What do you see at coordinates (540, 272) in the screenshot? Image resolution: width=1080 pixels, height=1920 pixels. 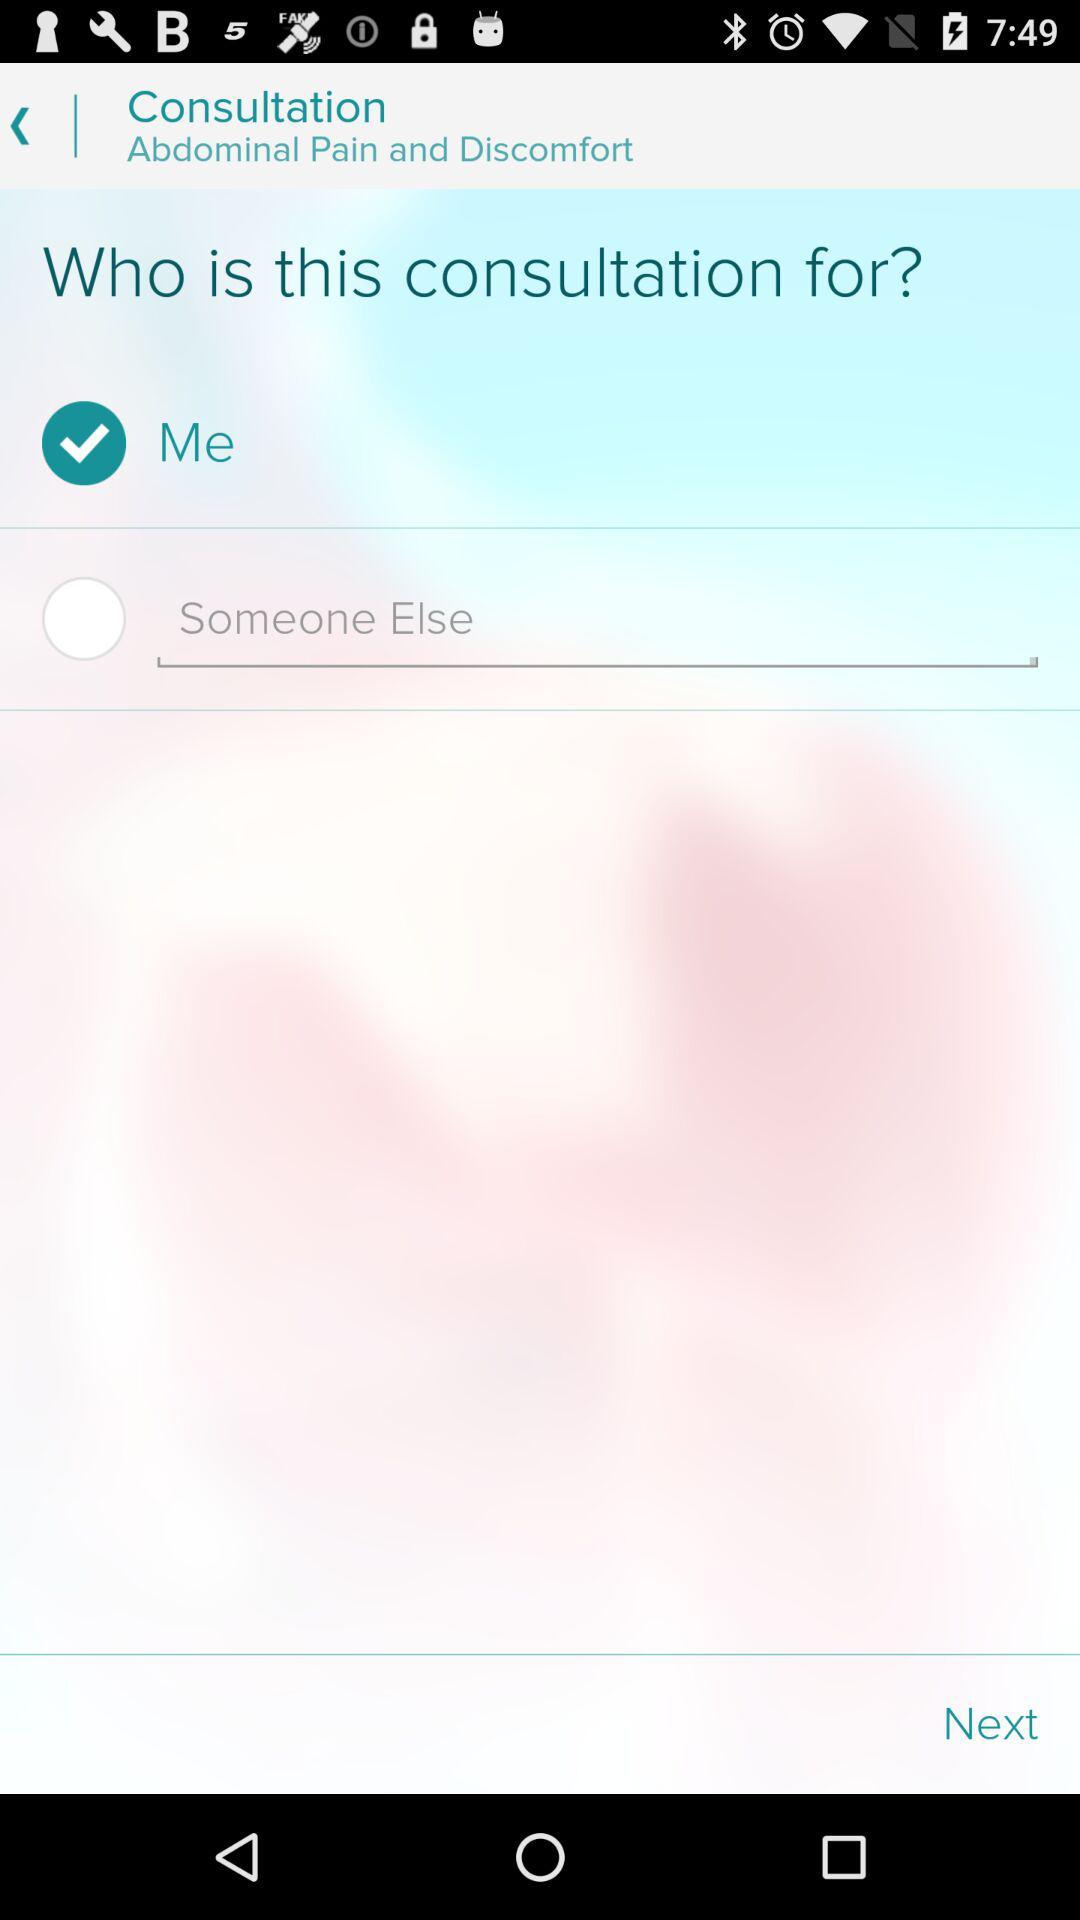 I see `icon above me` at bounding box center [540, 272].